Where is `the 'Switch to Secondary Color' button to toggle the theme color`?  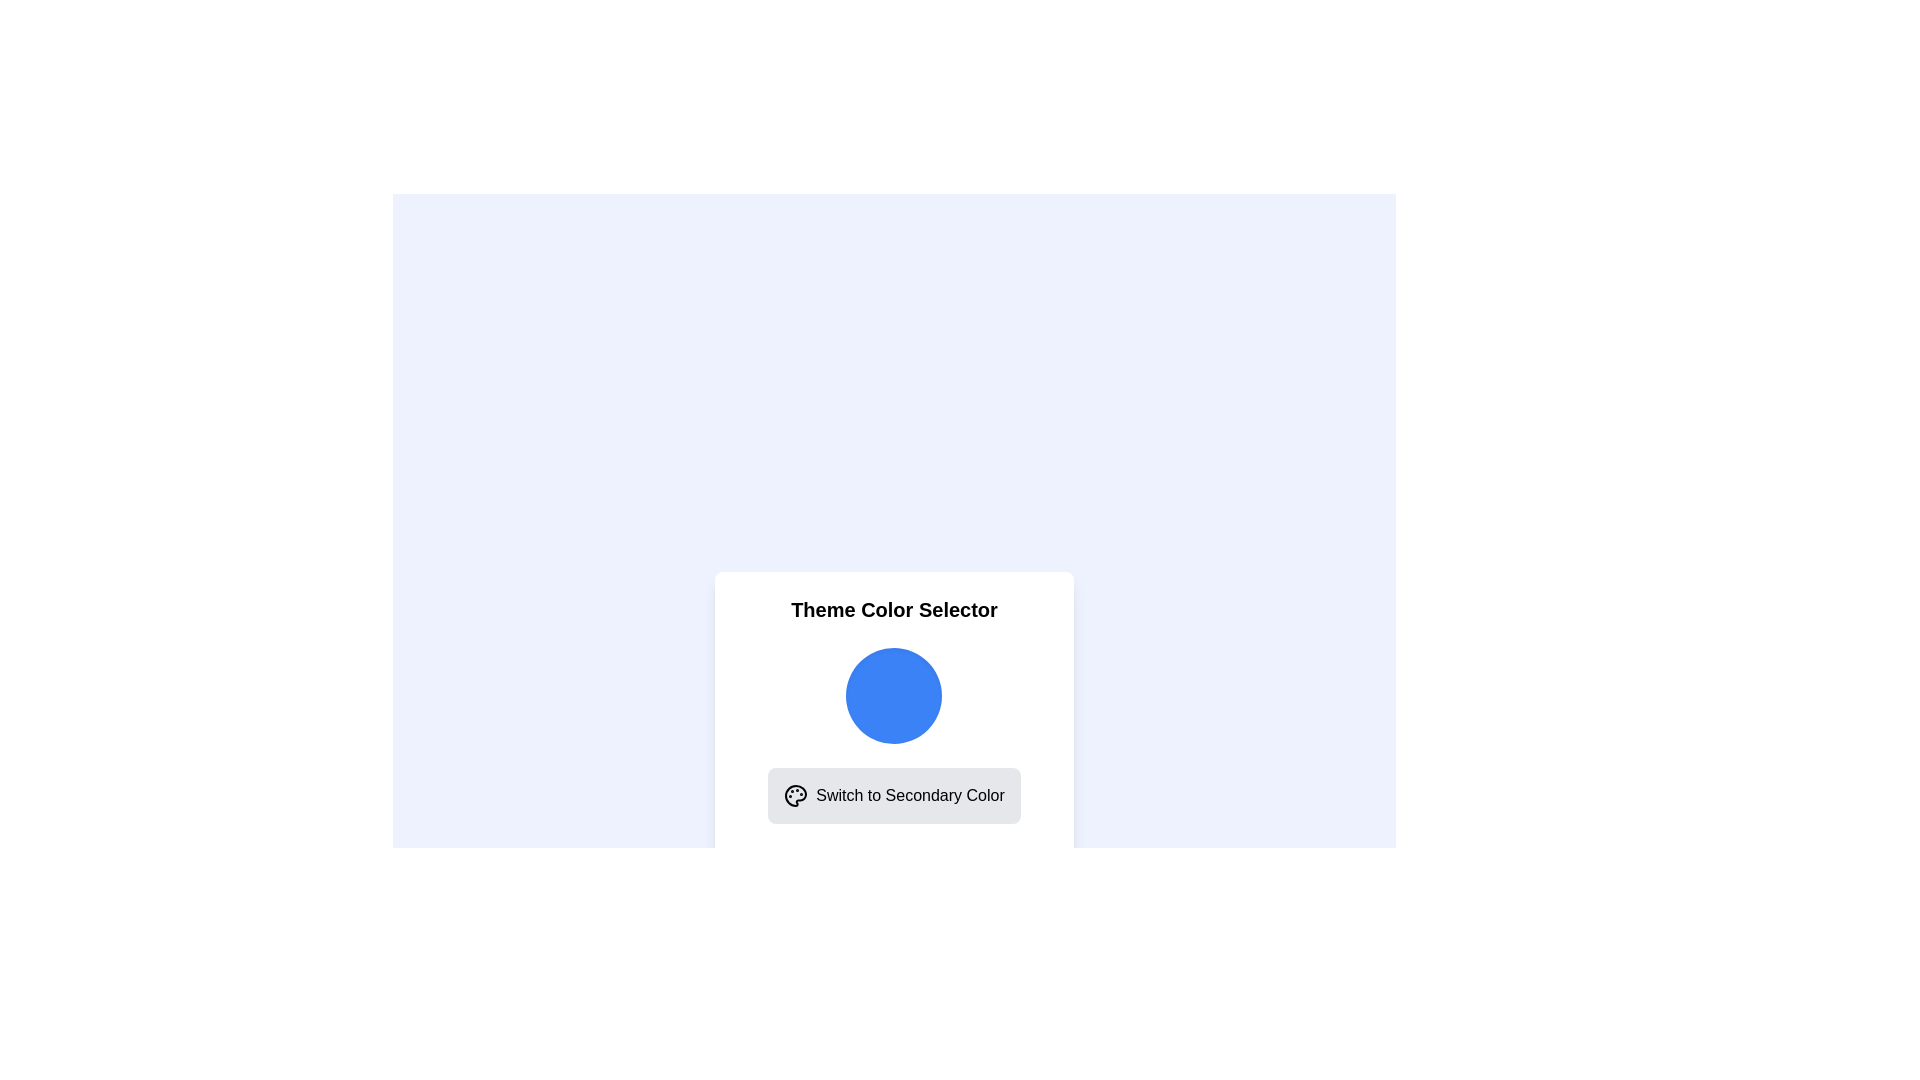 the 'Switch to Secondary Color' button to toggle the theme color is located at coordinates (892, 794).